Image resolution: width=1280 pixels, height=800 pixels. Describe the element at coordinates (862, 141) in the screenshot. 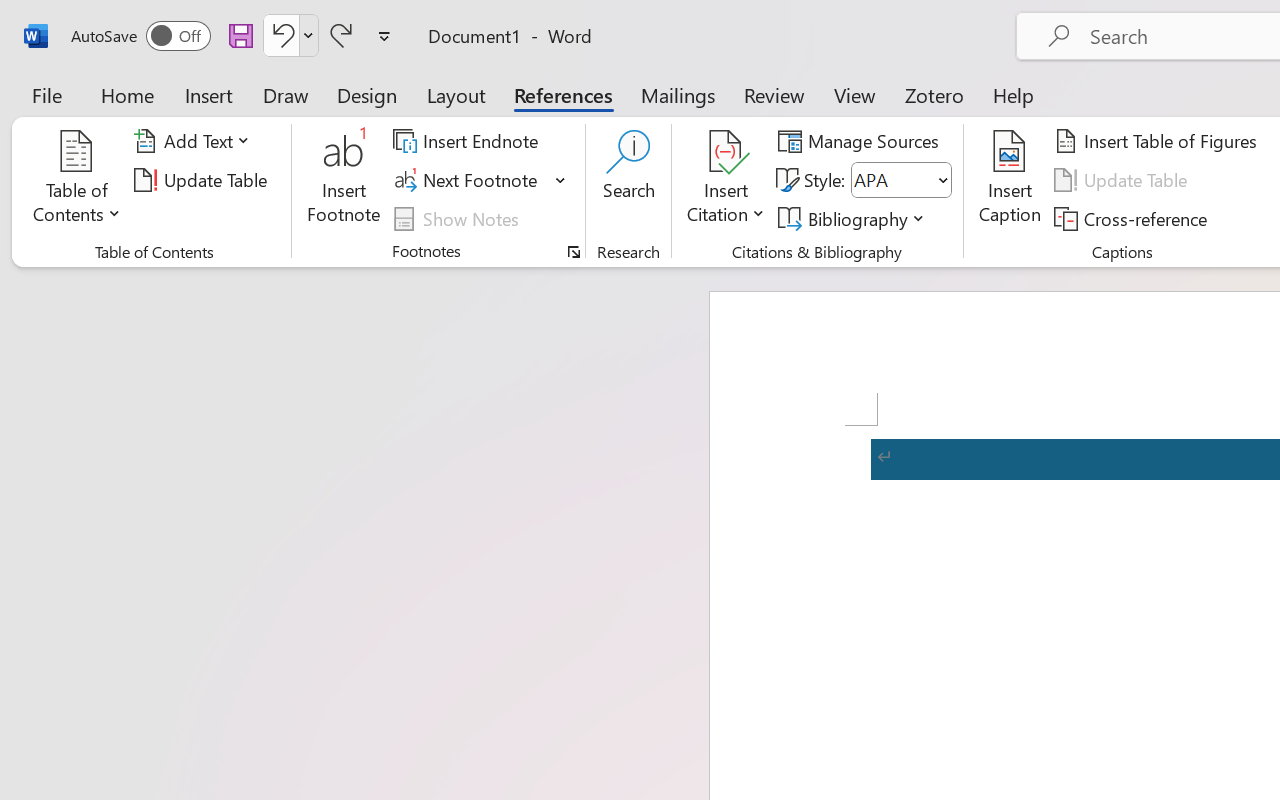

I see `'Manage Sources...'` at that location.